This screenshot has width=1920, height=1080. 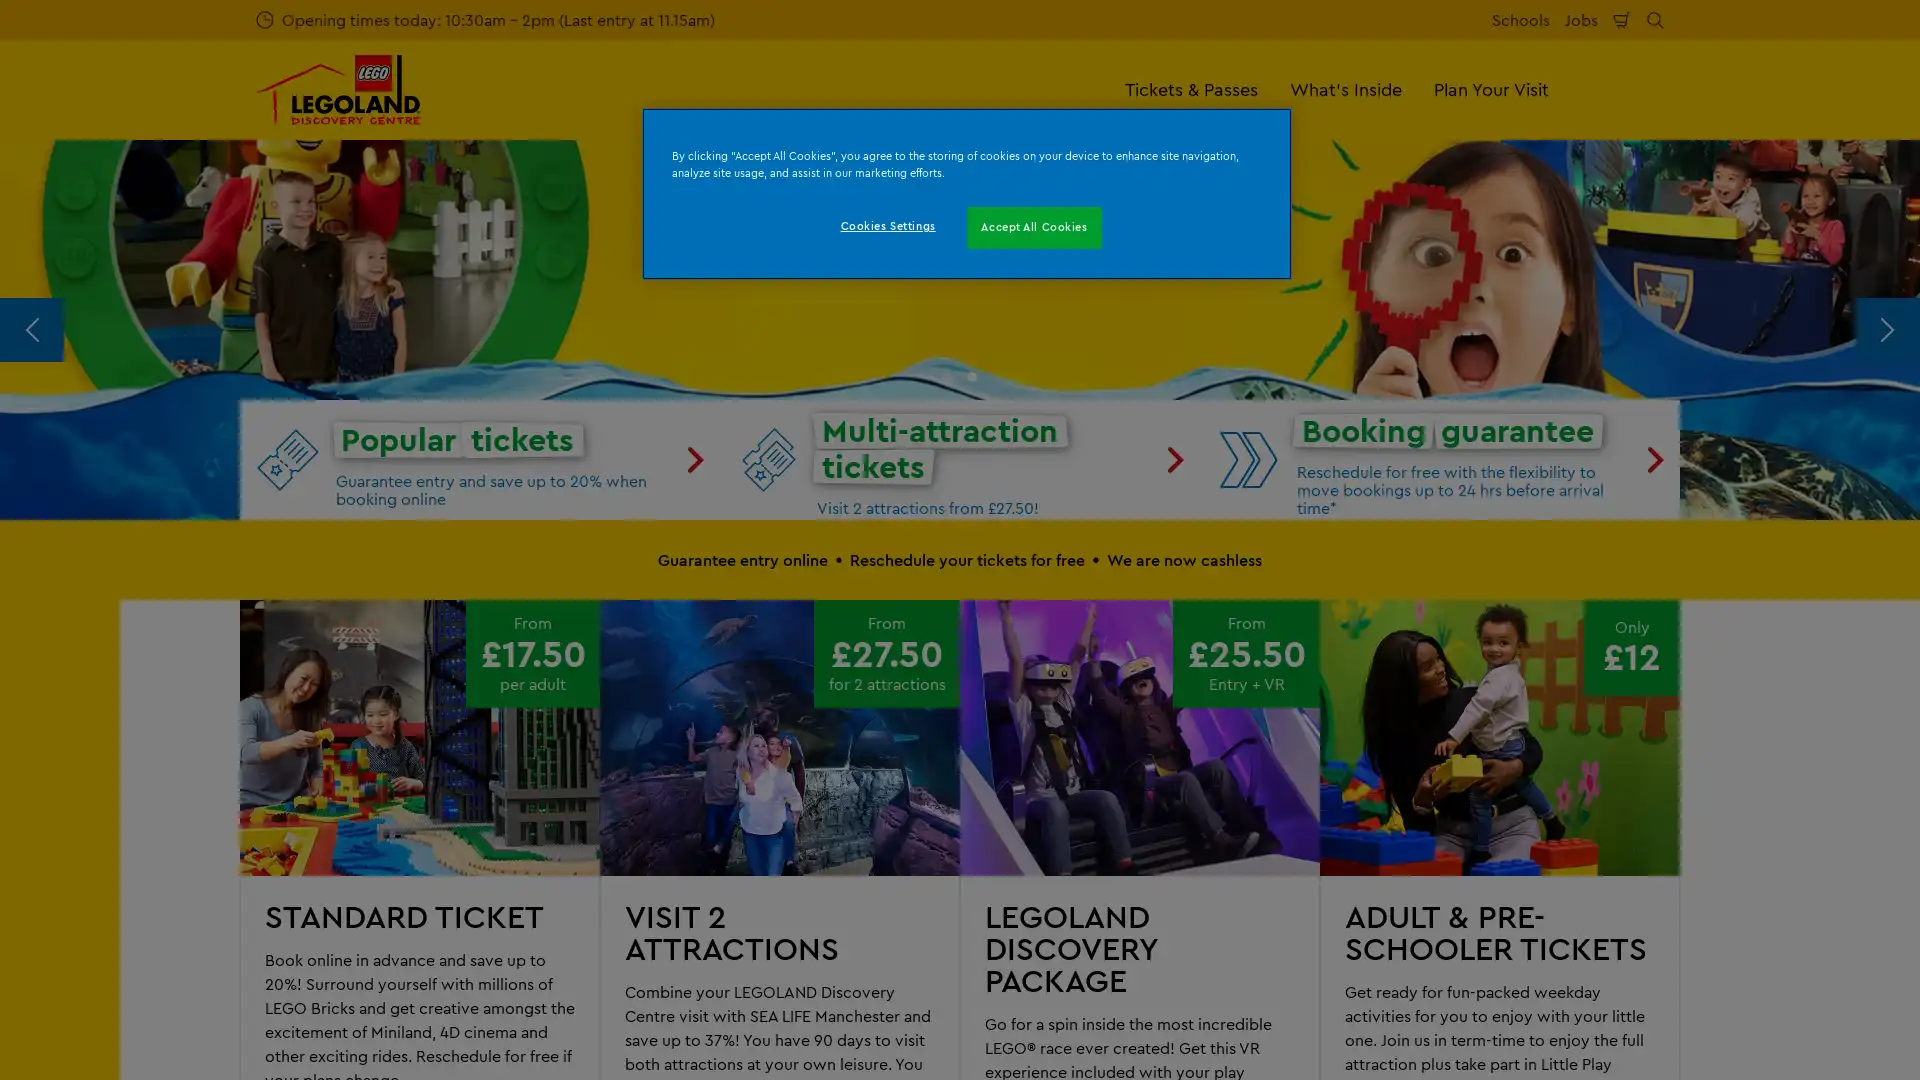 I want to click on Accept All Cookies, so click(x=1034, y=226).